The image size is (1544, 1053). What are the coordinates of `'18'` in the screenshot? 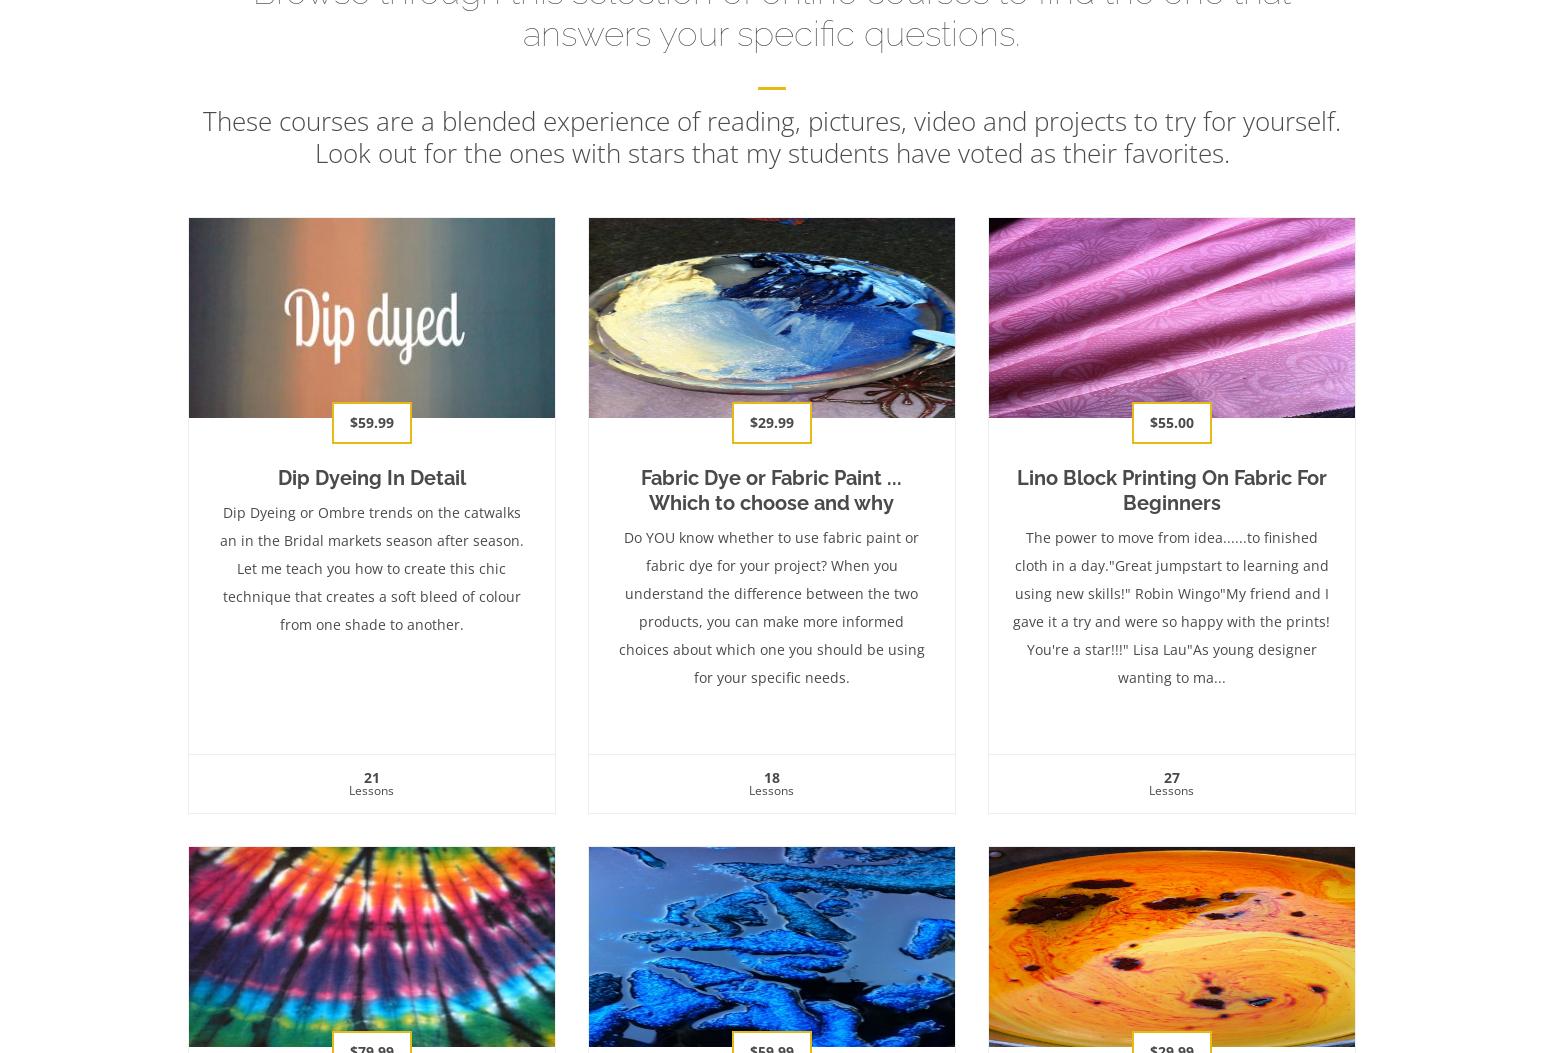 It's located at (763, 776).